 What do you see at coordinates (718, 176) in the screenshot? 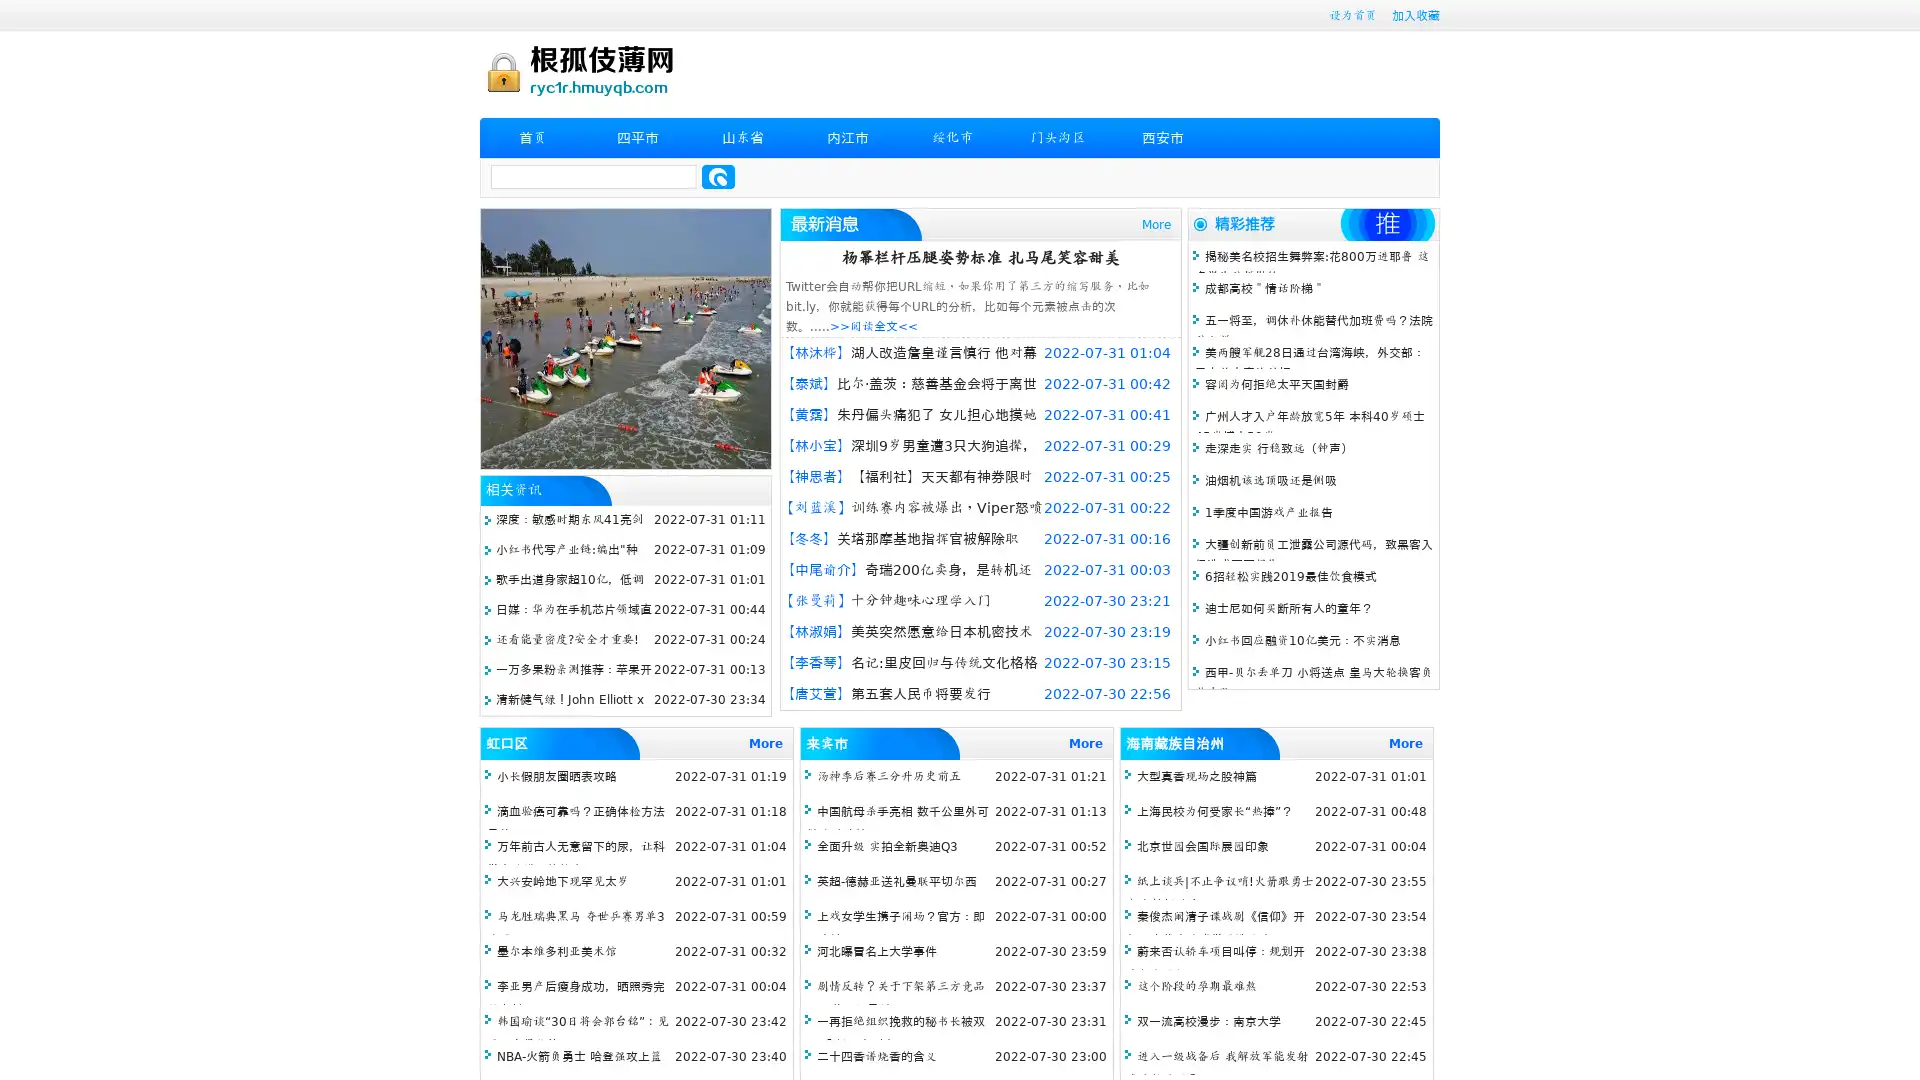
I see `Search` at bounding box center [718, 176].